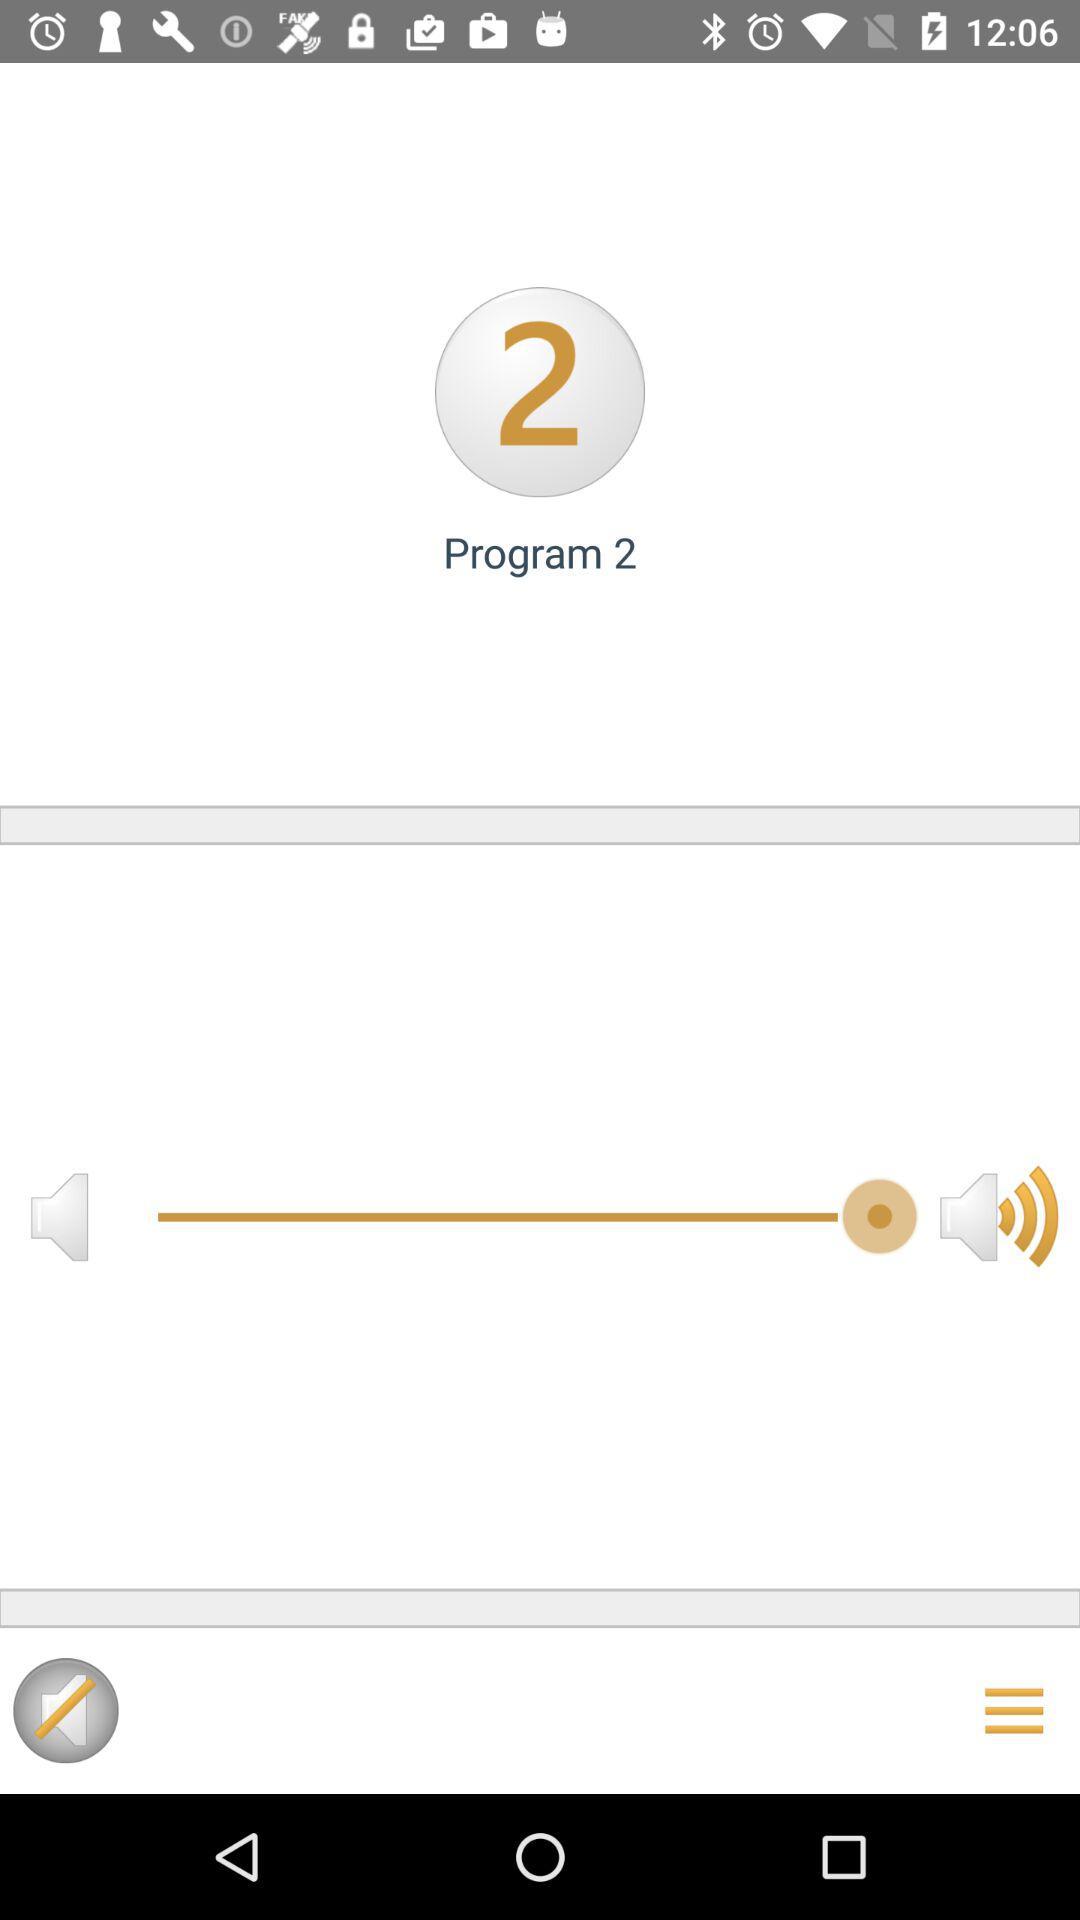 The width and height of the screenshot is (1080, 1920). Describe the element at coordinates (58, 1215) in the screenshot. I see `lower volume` at that location.